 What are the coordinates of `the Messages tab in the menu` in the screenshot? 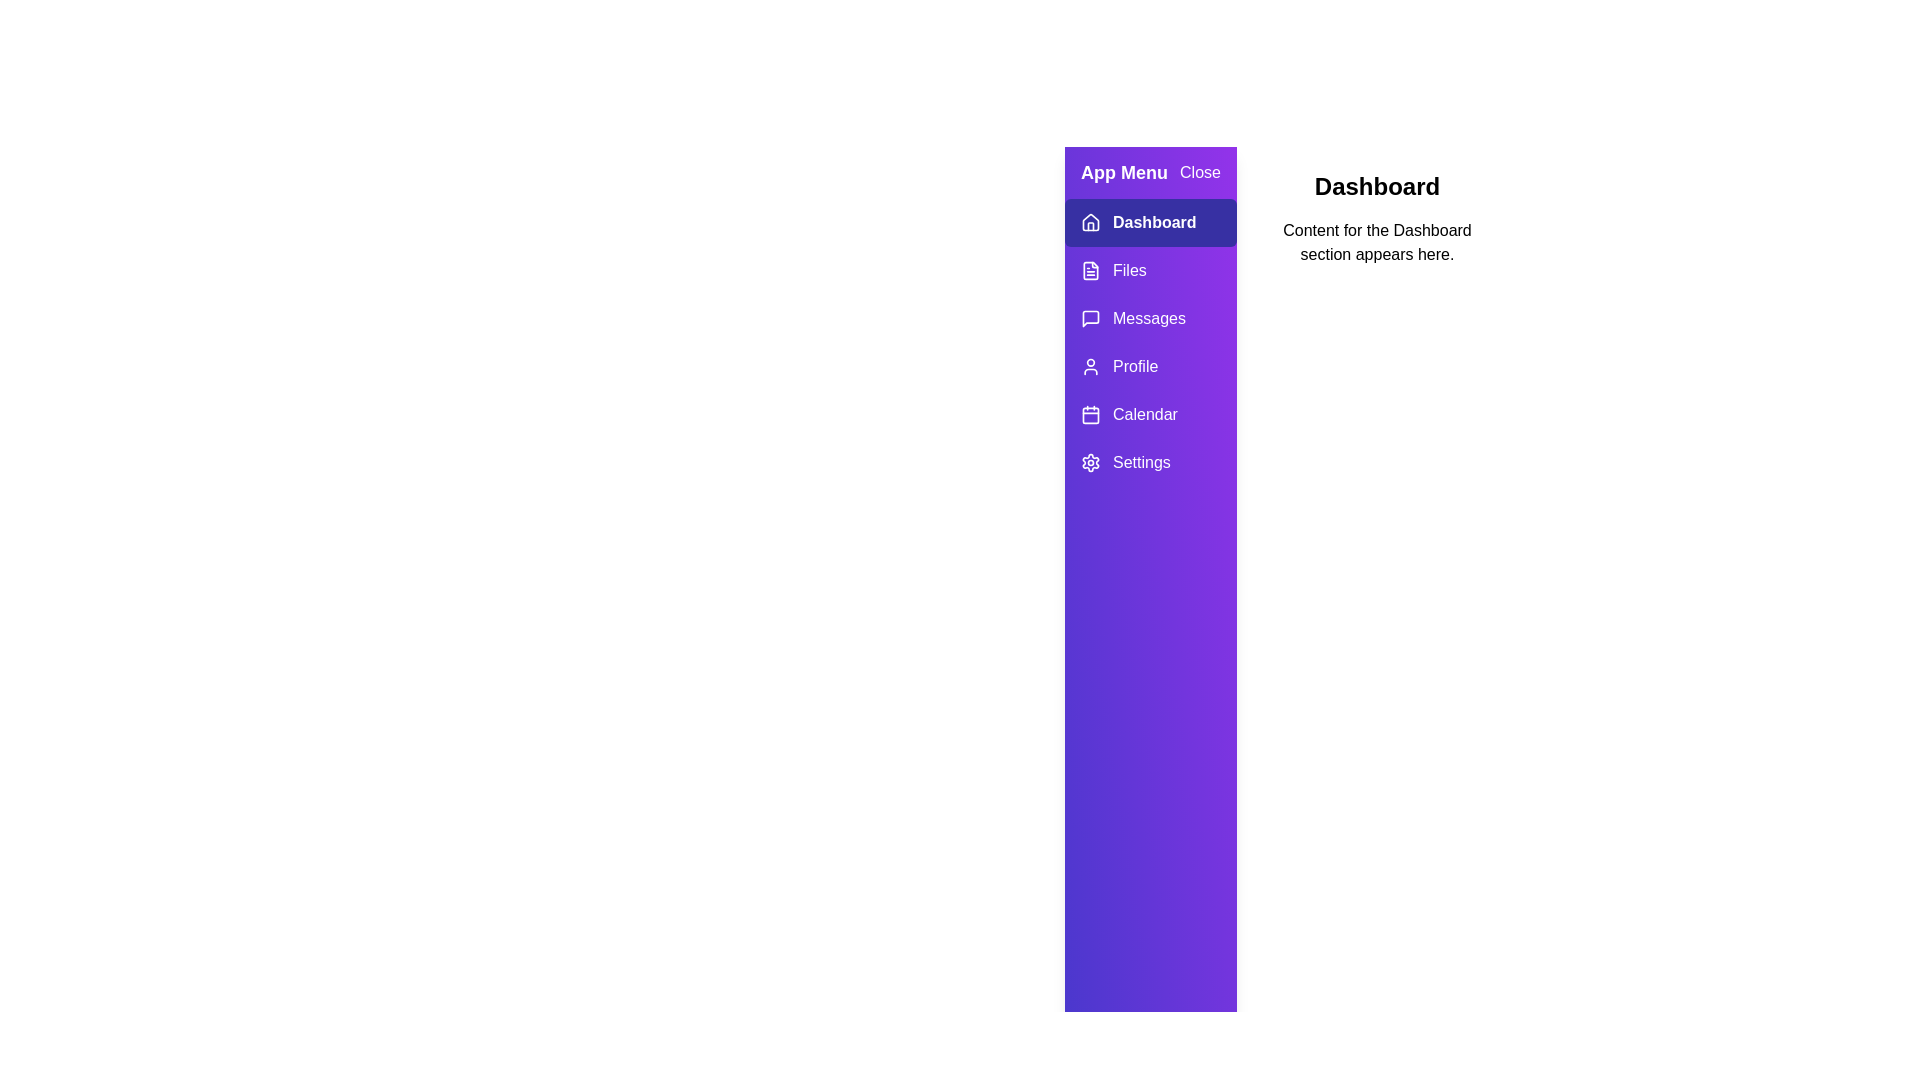 It's located at (1150, 318).